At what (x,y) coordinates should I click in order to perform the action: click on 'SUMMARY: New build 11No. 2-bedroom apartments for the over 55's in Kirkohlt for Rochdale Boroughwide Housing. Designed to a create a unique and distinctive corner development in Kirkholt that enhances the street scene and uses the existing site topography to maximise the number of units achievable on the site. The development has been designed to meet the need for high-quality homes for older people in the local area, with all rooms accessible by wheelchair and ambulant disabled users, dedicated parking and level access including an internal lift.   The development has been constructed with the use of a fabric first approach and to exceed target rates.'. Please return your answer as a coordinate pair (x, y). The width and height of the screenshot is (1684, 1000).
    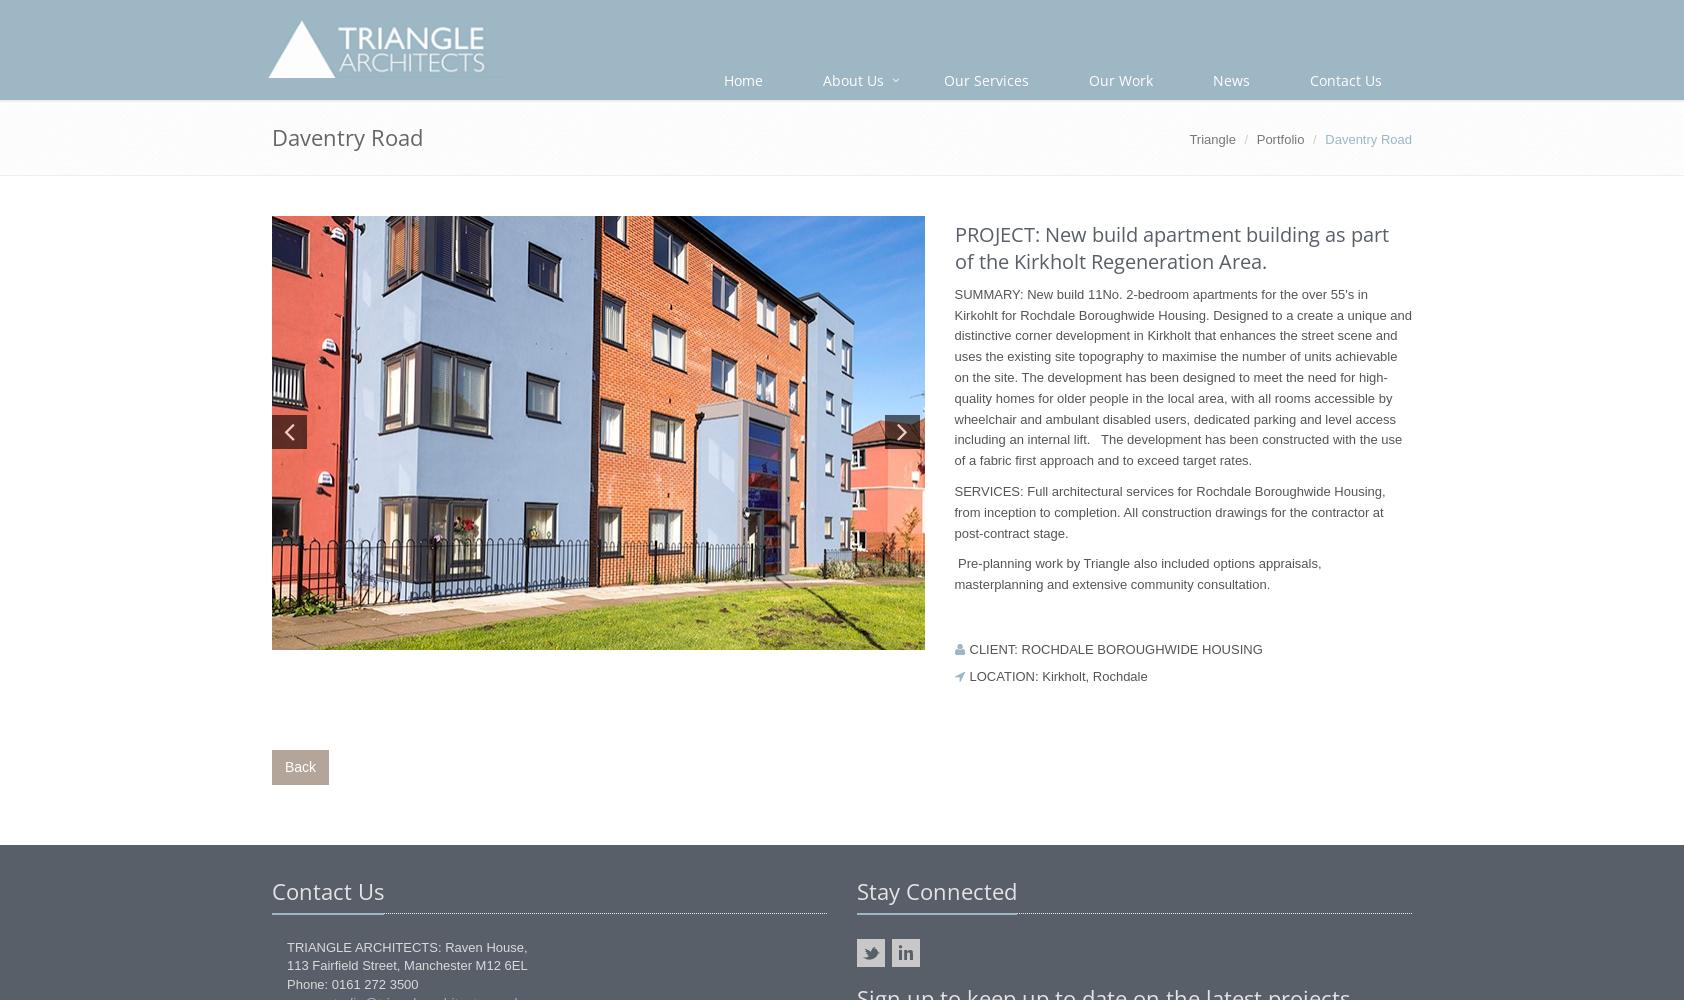
    Looking at the image, I should click on (1182, 377).